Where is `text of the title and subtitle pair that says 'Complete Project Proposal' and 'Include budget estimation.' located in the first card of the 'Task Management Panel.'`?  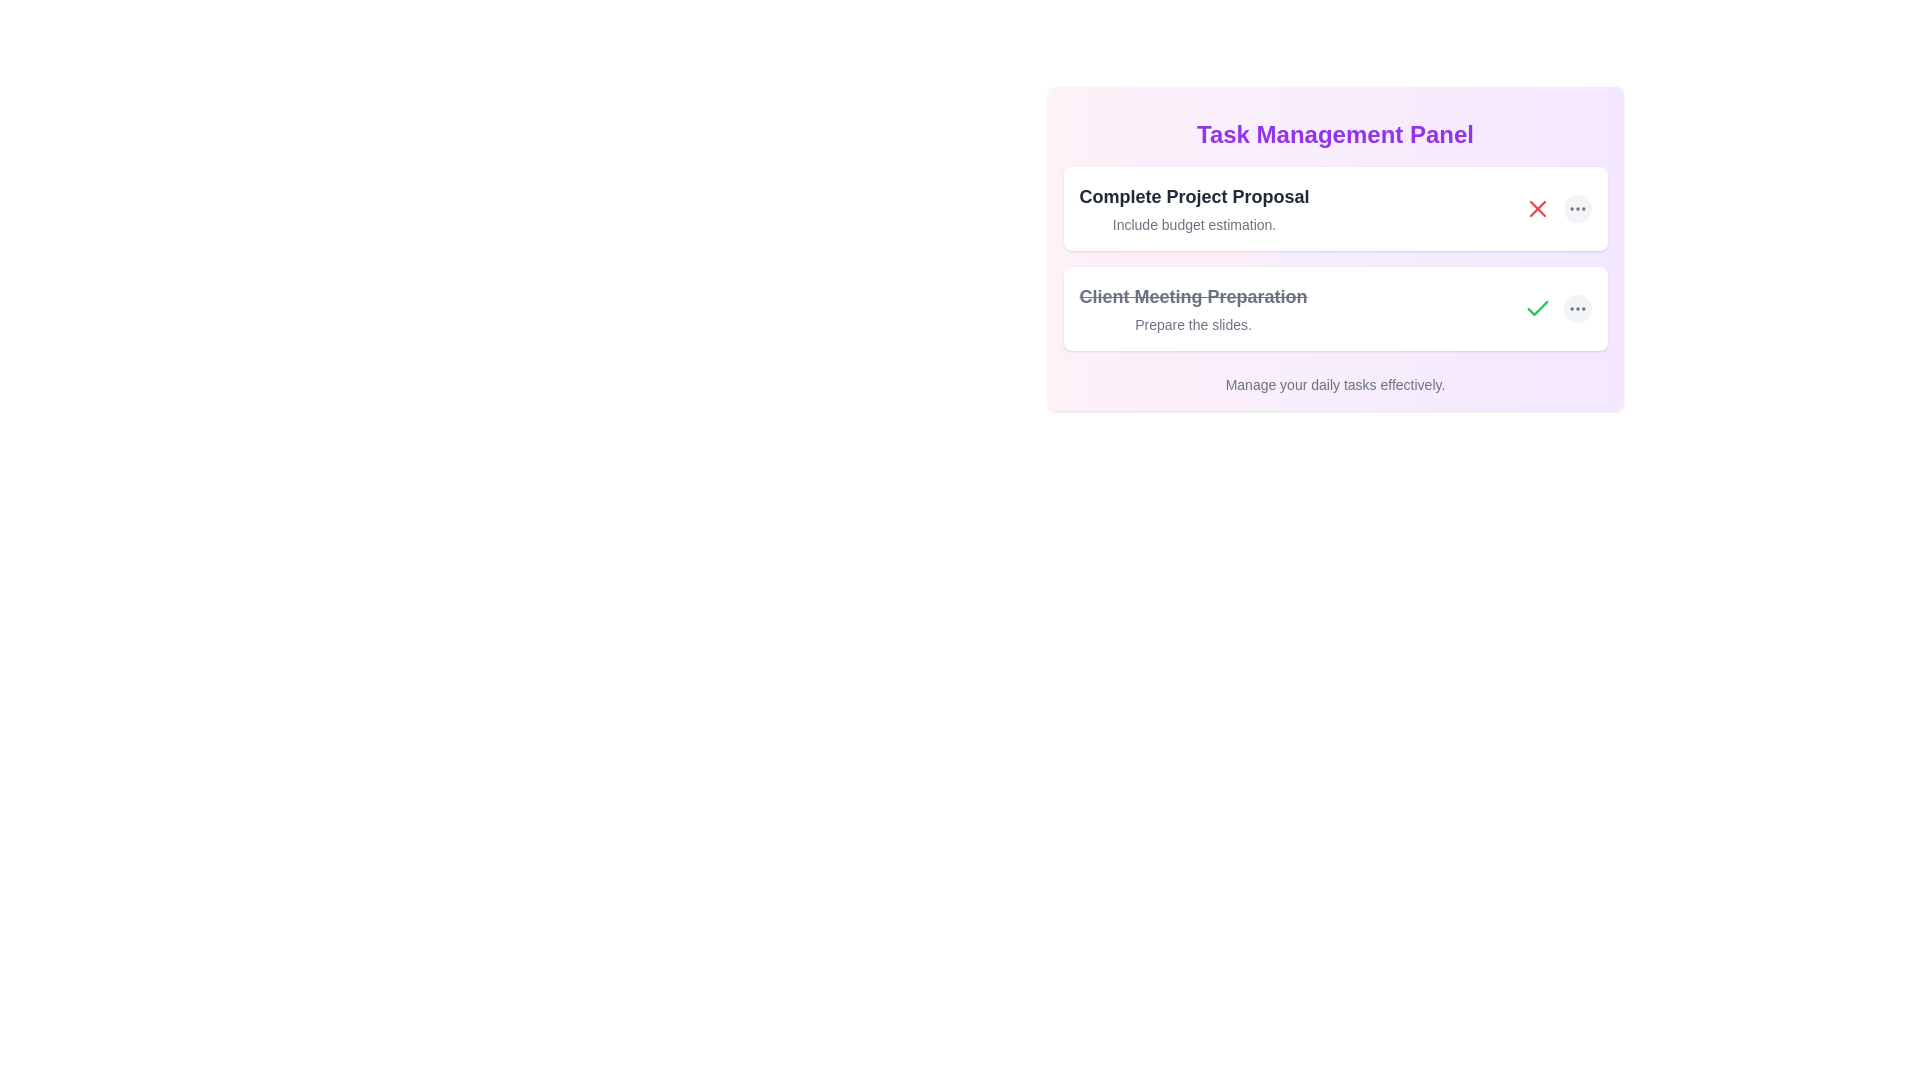 text of the title and subtitle pair that says 'Complete Project Proposal' and 'Include budget estimation.' located in the first card of the 'Task Management Panel.' is located at coordinates (1194, 208).